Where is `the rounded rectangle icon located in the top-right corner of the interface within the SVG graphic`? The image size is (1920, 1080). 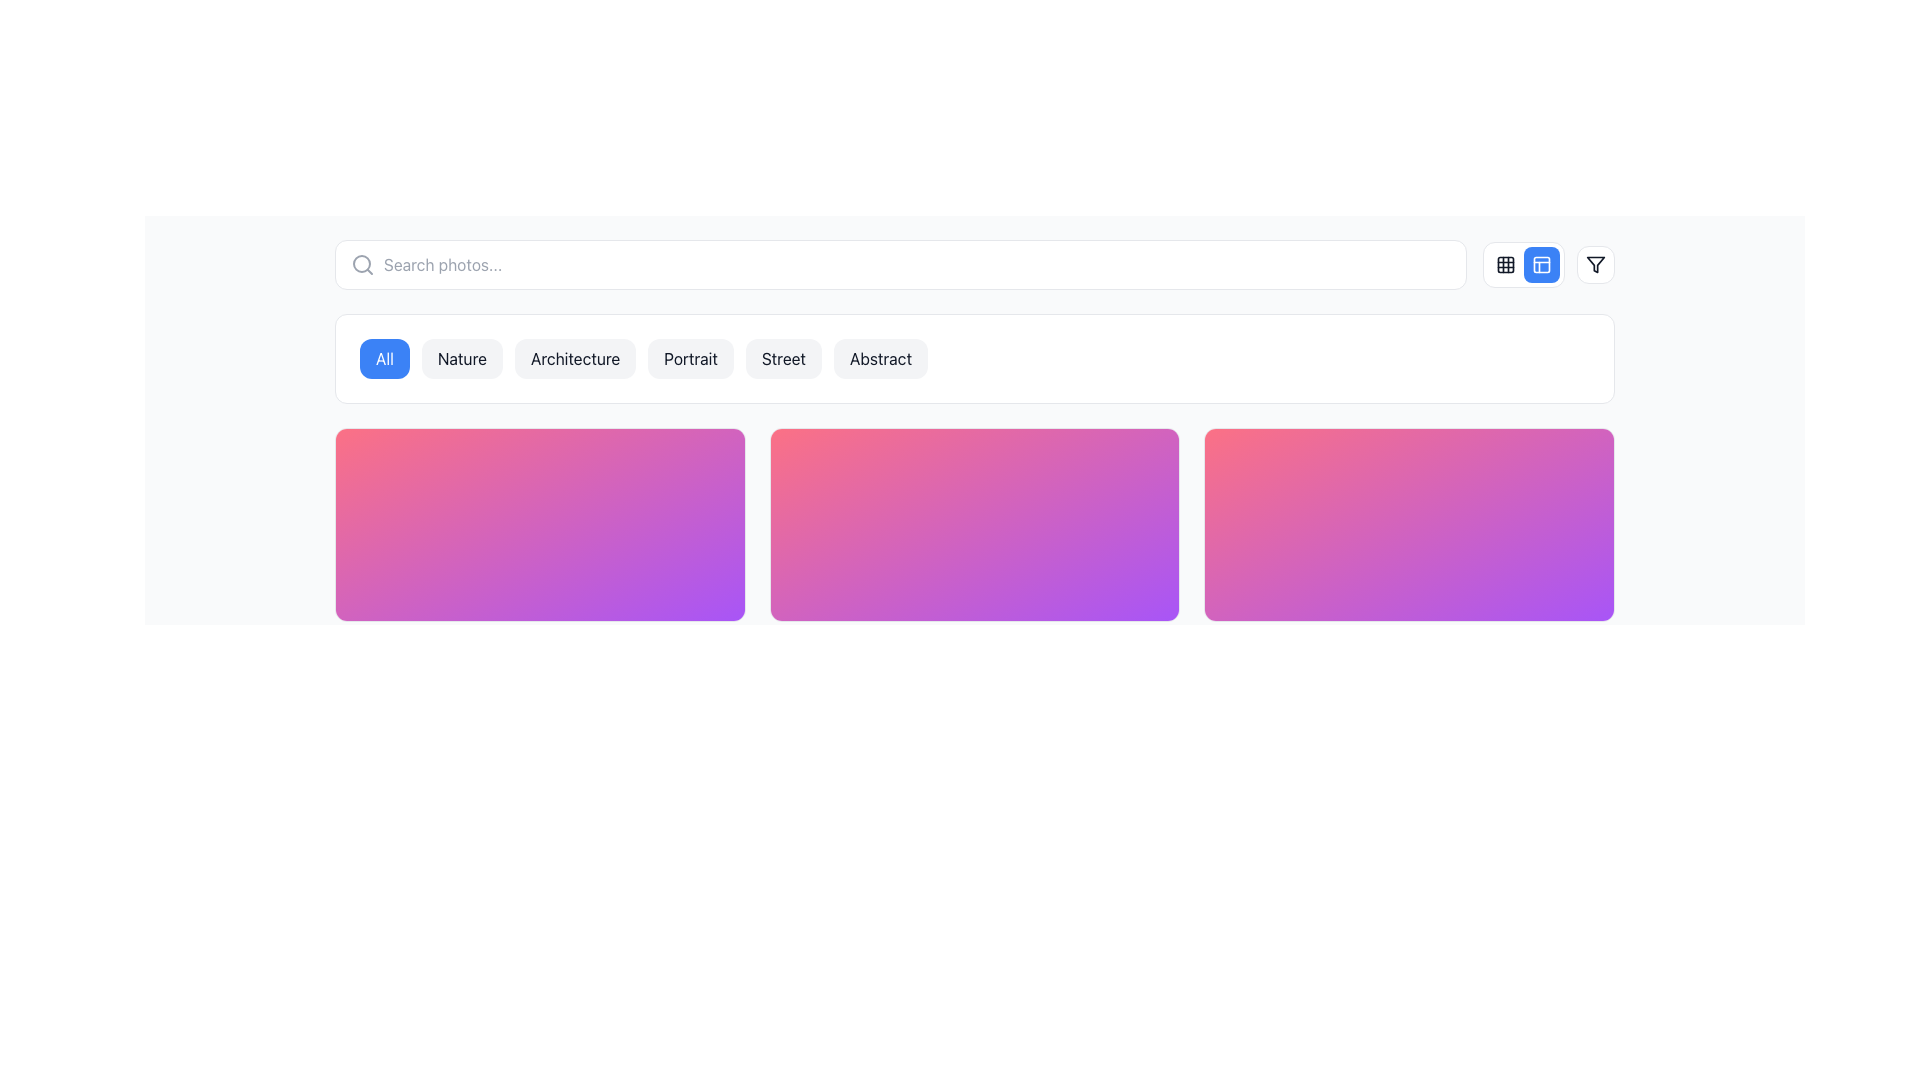 the rounded rectangle icon located in the top-right corner of the interface within the SVG graphic is located at coordinates (1540, 264).